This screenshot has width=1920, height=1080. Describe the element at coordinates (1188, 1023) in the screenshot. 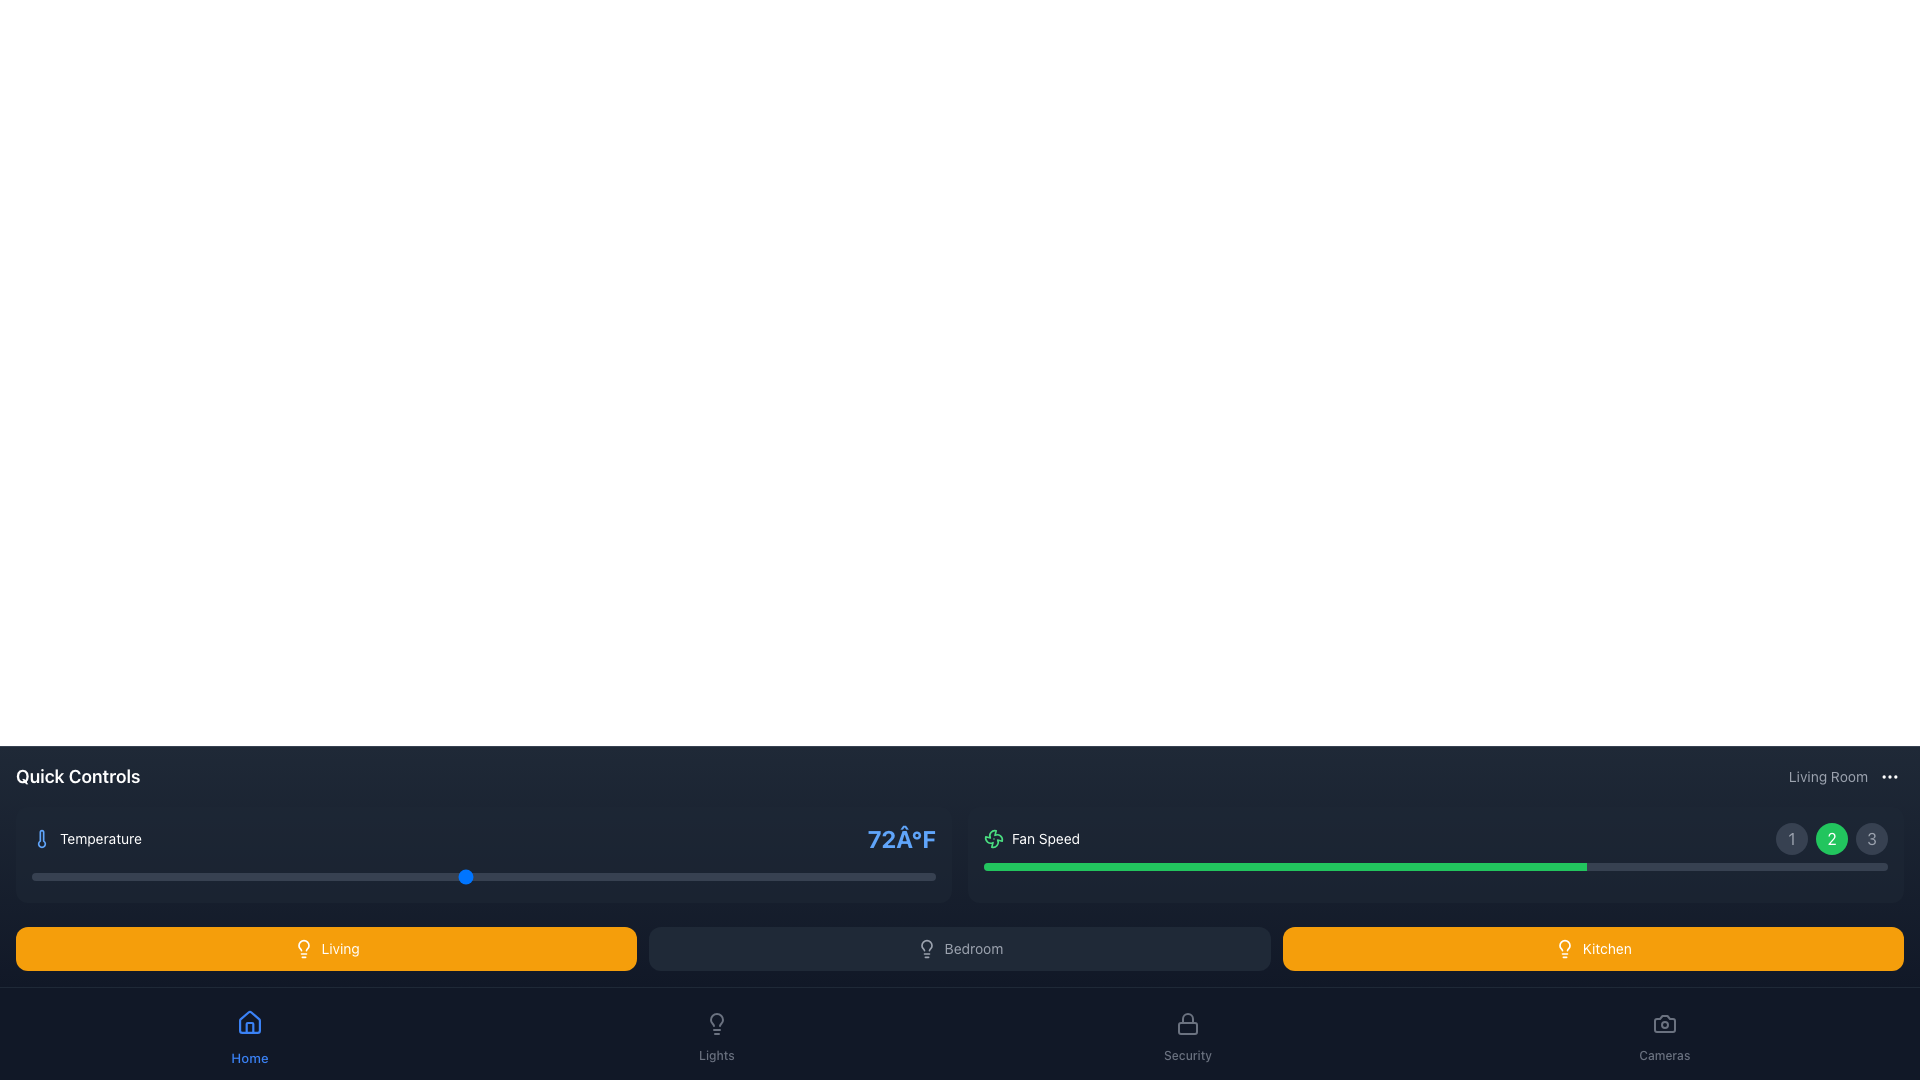

I see `the lock icon in the bottom navigation bar` at that location.